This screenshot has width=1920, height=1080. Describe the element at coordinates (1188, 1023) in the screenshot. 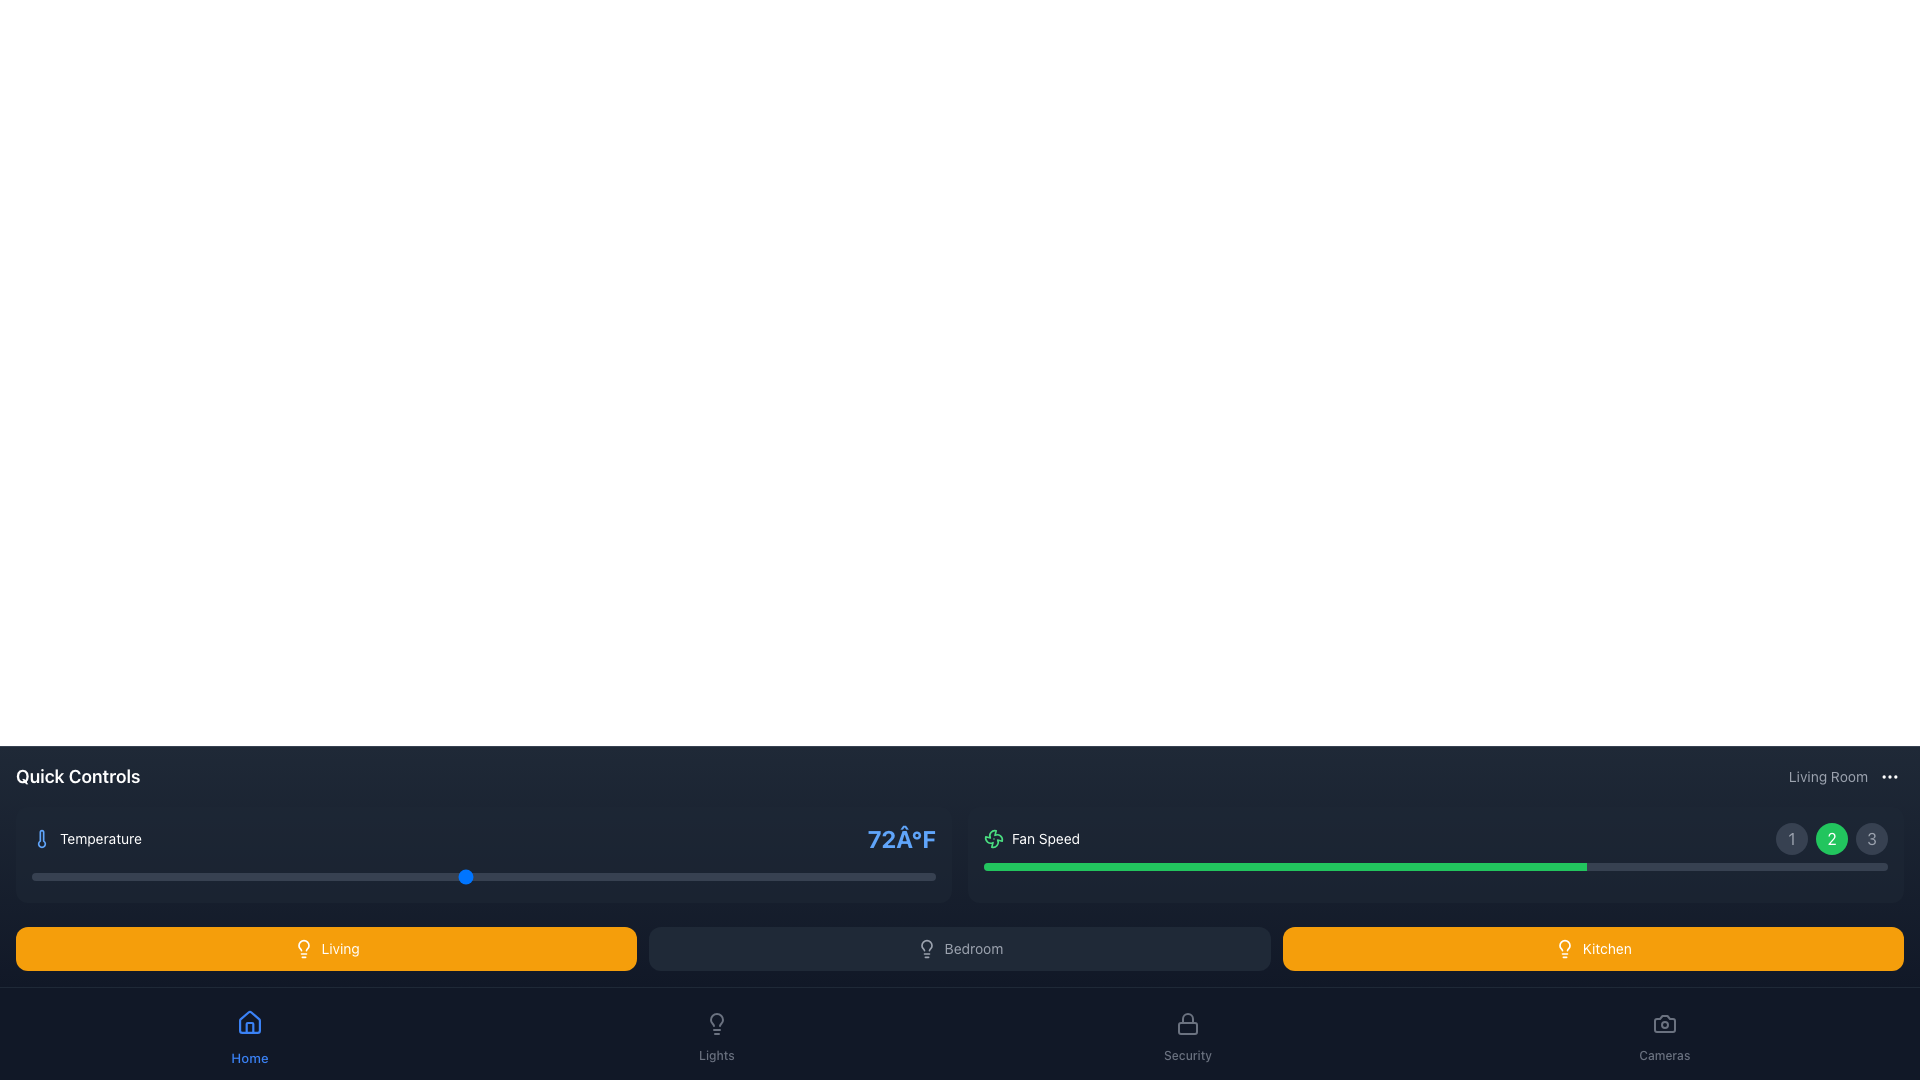

I see `the lock icon in the bottom navigation bar` at that location.